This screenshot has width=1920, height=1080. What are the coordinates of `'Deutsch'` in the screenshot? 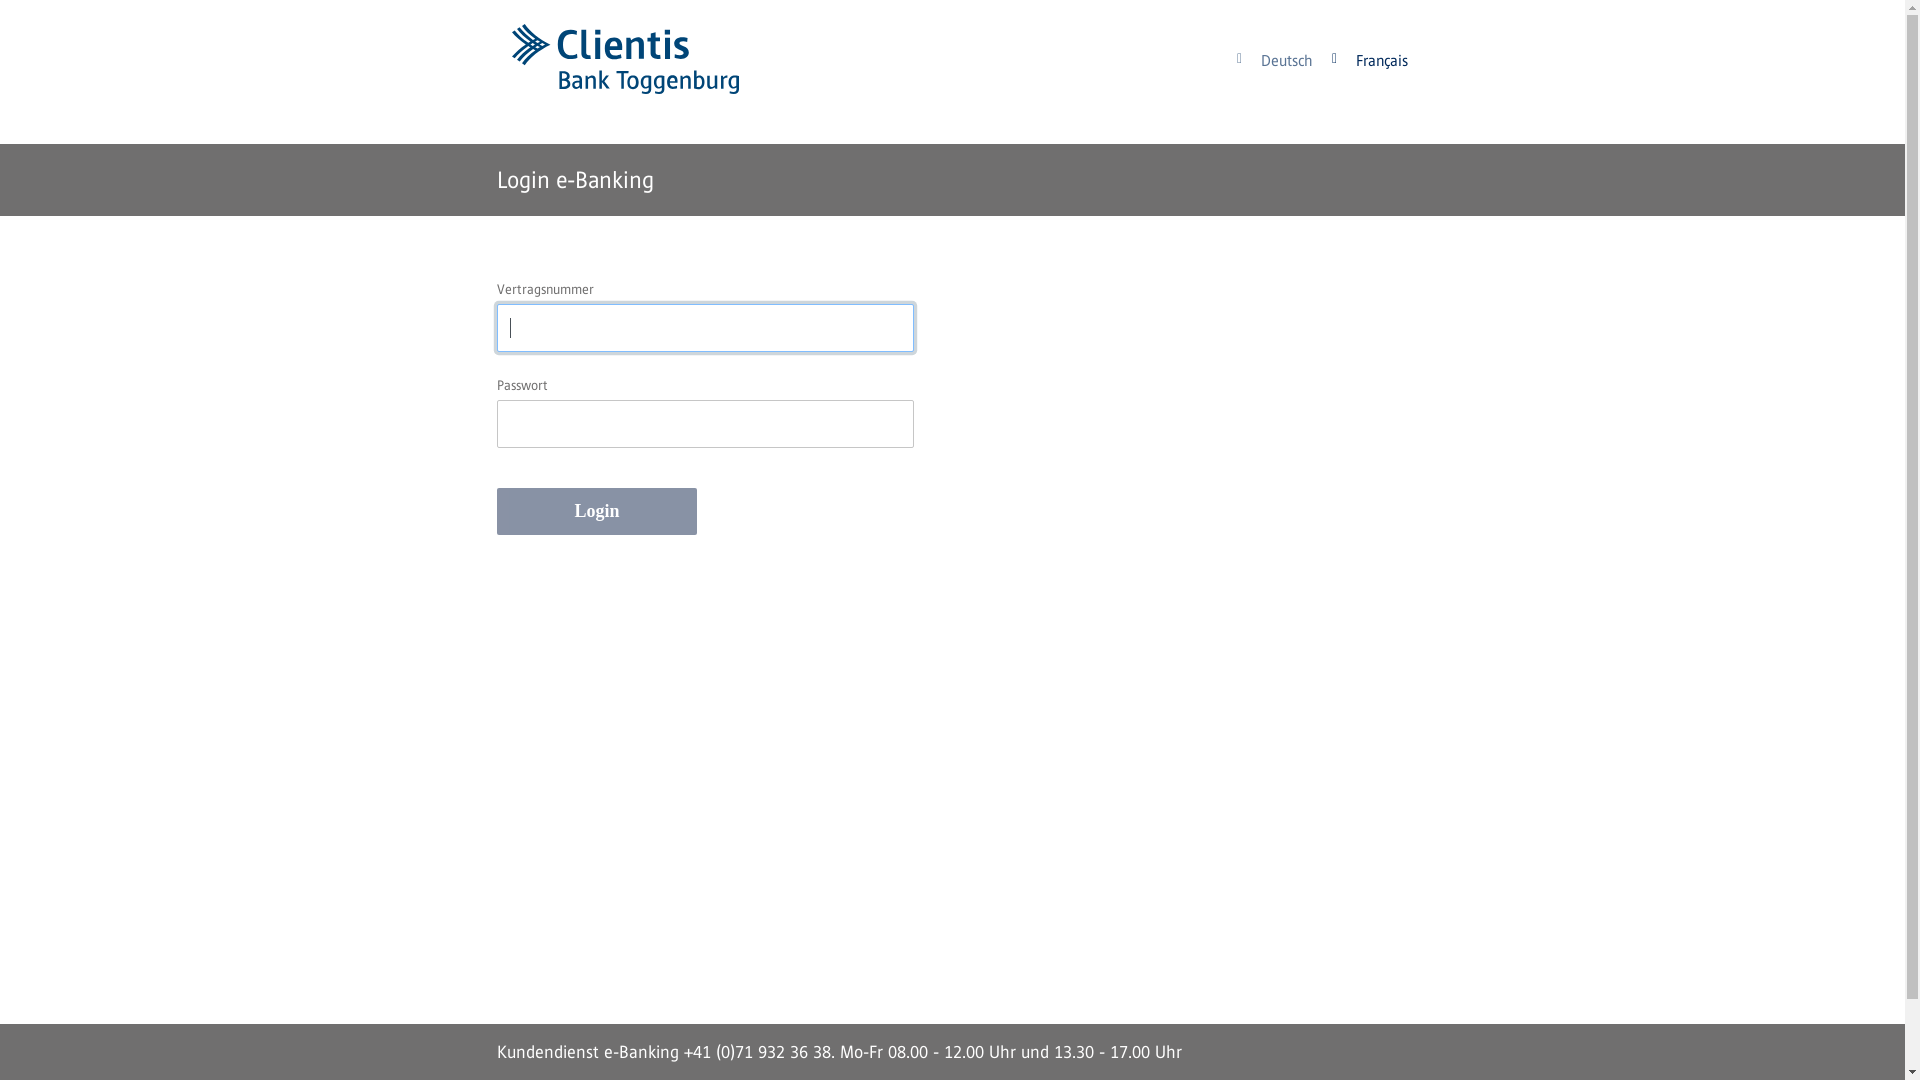 It's located at (1273, 59).